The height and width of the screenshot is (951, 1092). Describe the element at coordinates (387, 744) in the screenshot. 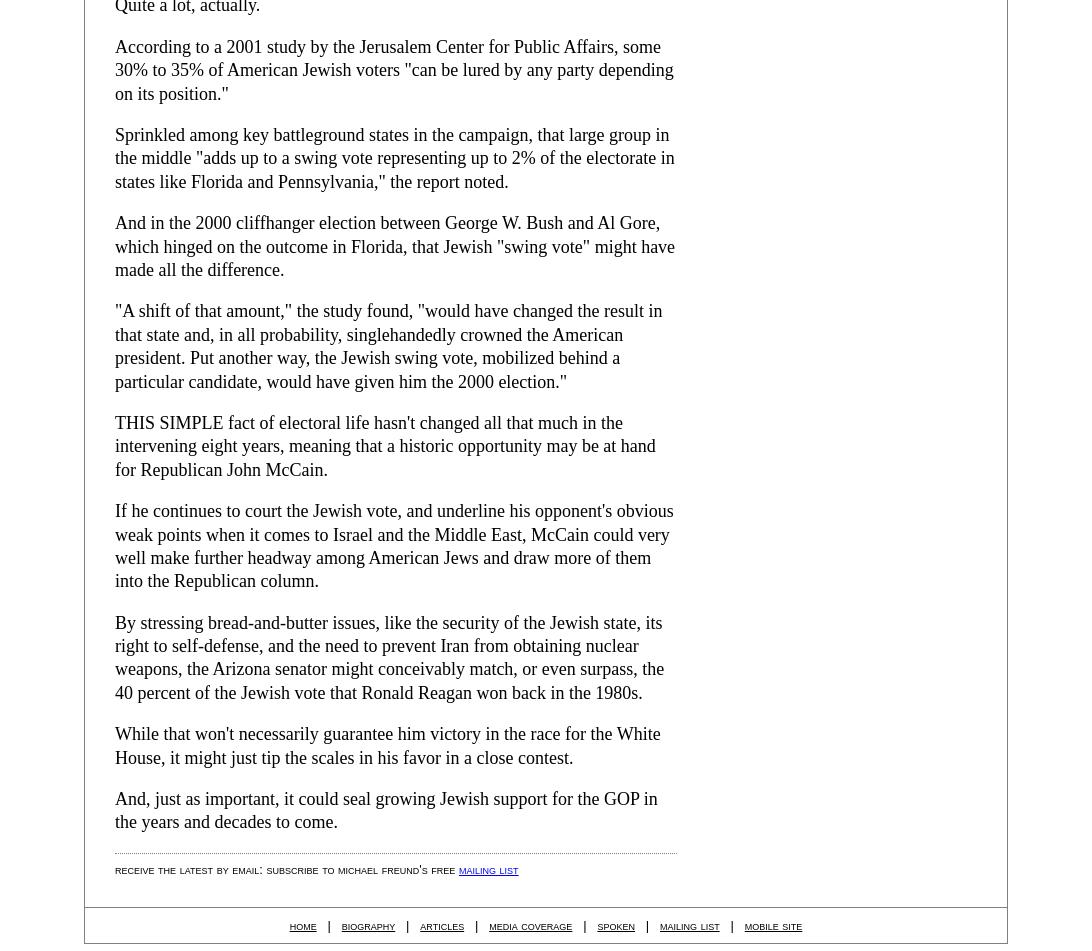

I see `'While that won't necessarily guarantee him victory in the race for the White House, it might just tip the scales in his favor in a close contest.'` at that location.